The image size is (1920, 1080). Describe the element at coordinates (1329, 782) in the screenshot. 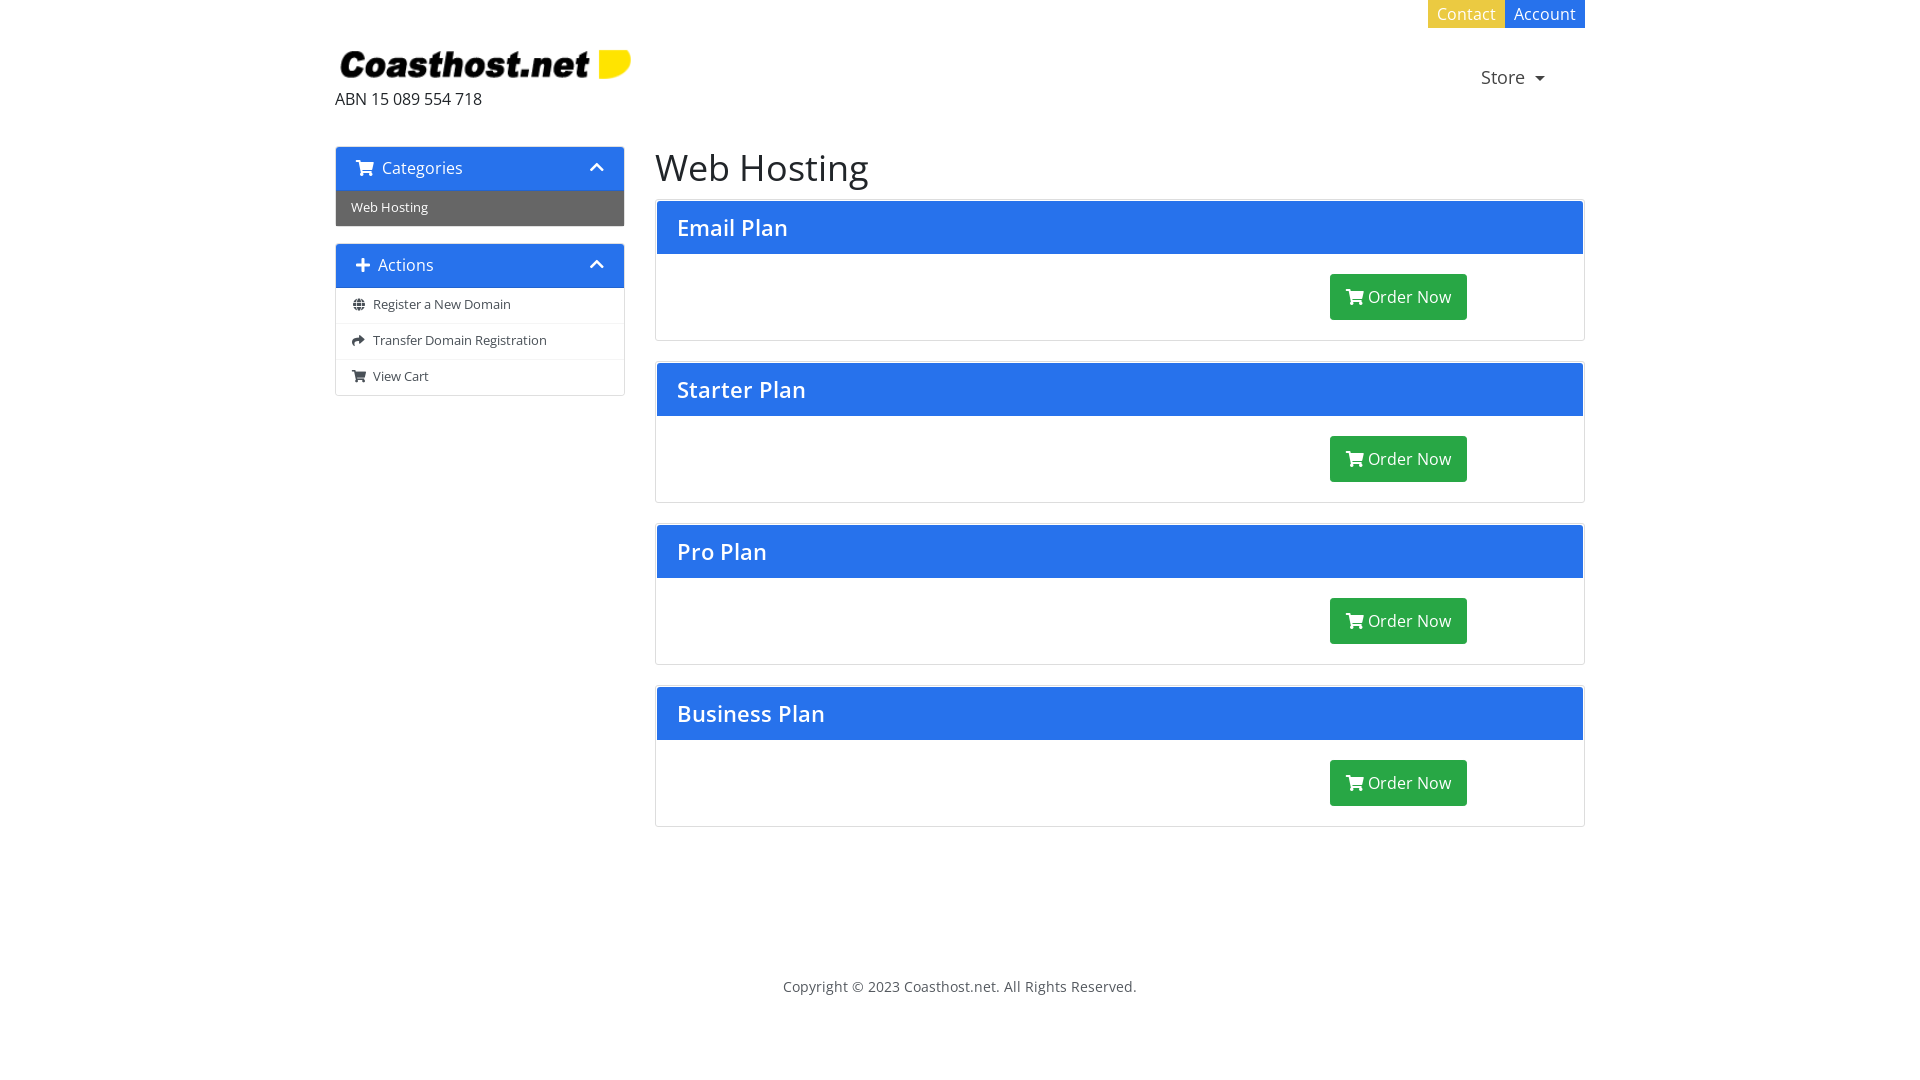

I see `'Order Now'` at that location.